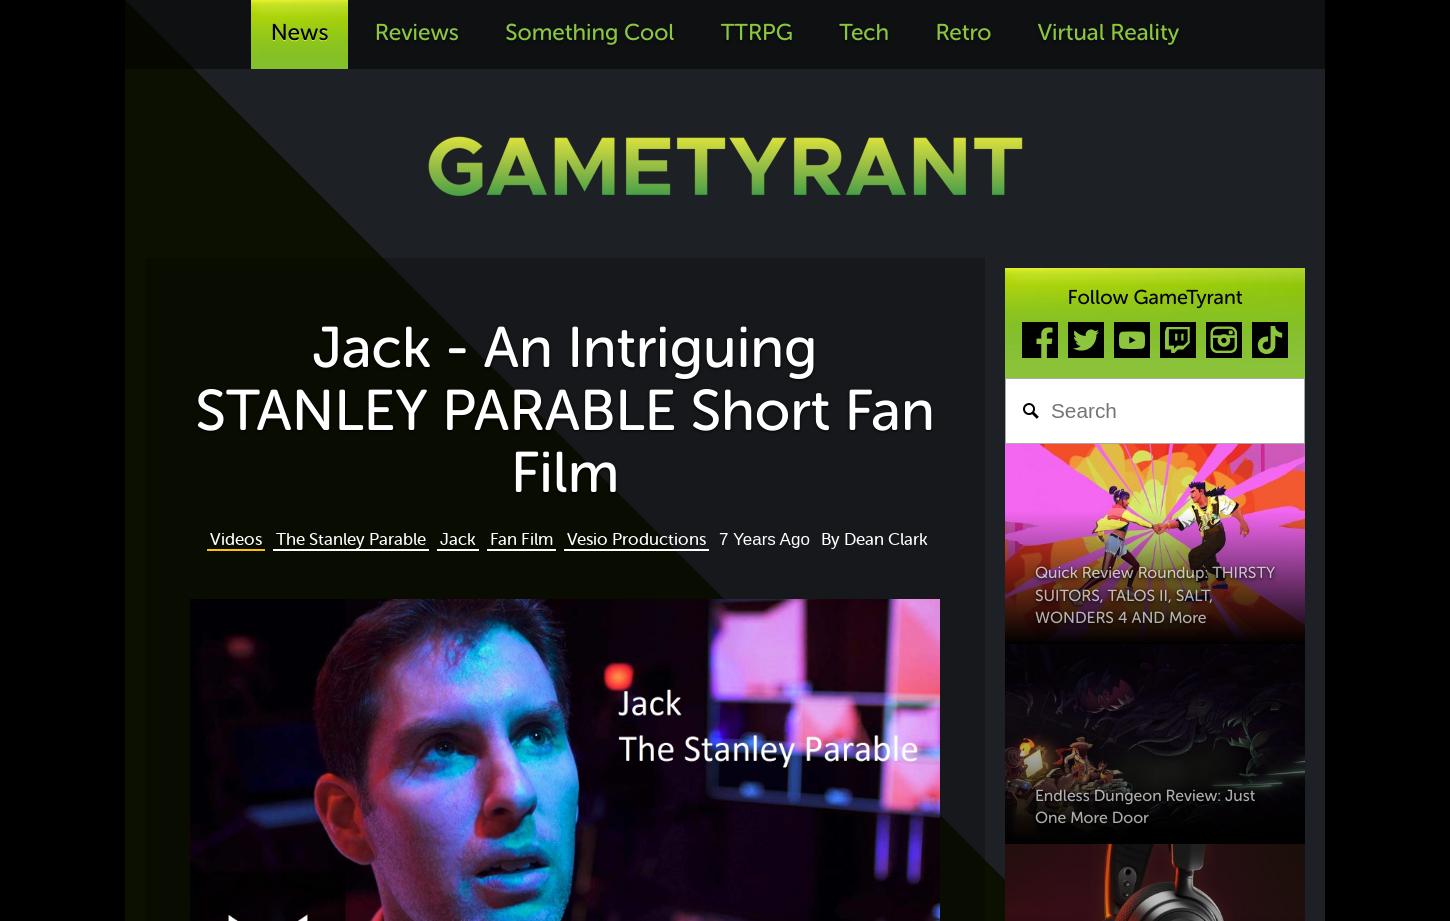 The height and width of the screenshot is (921, 1450). I want to click on 'Retro', so click(961, 33).